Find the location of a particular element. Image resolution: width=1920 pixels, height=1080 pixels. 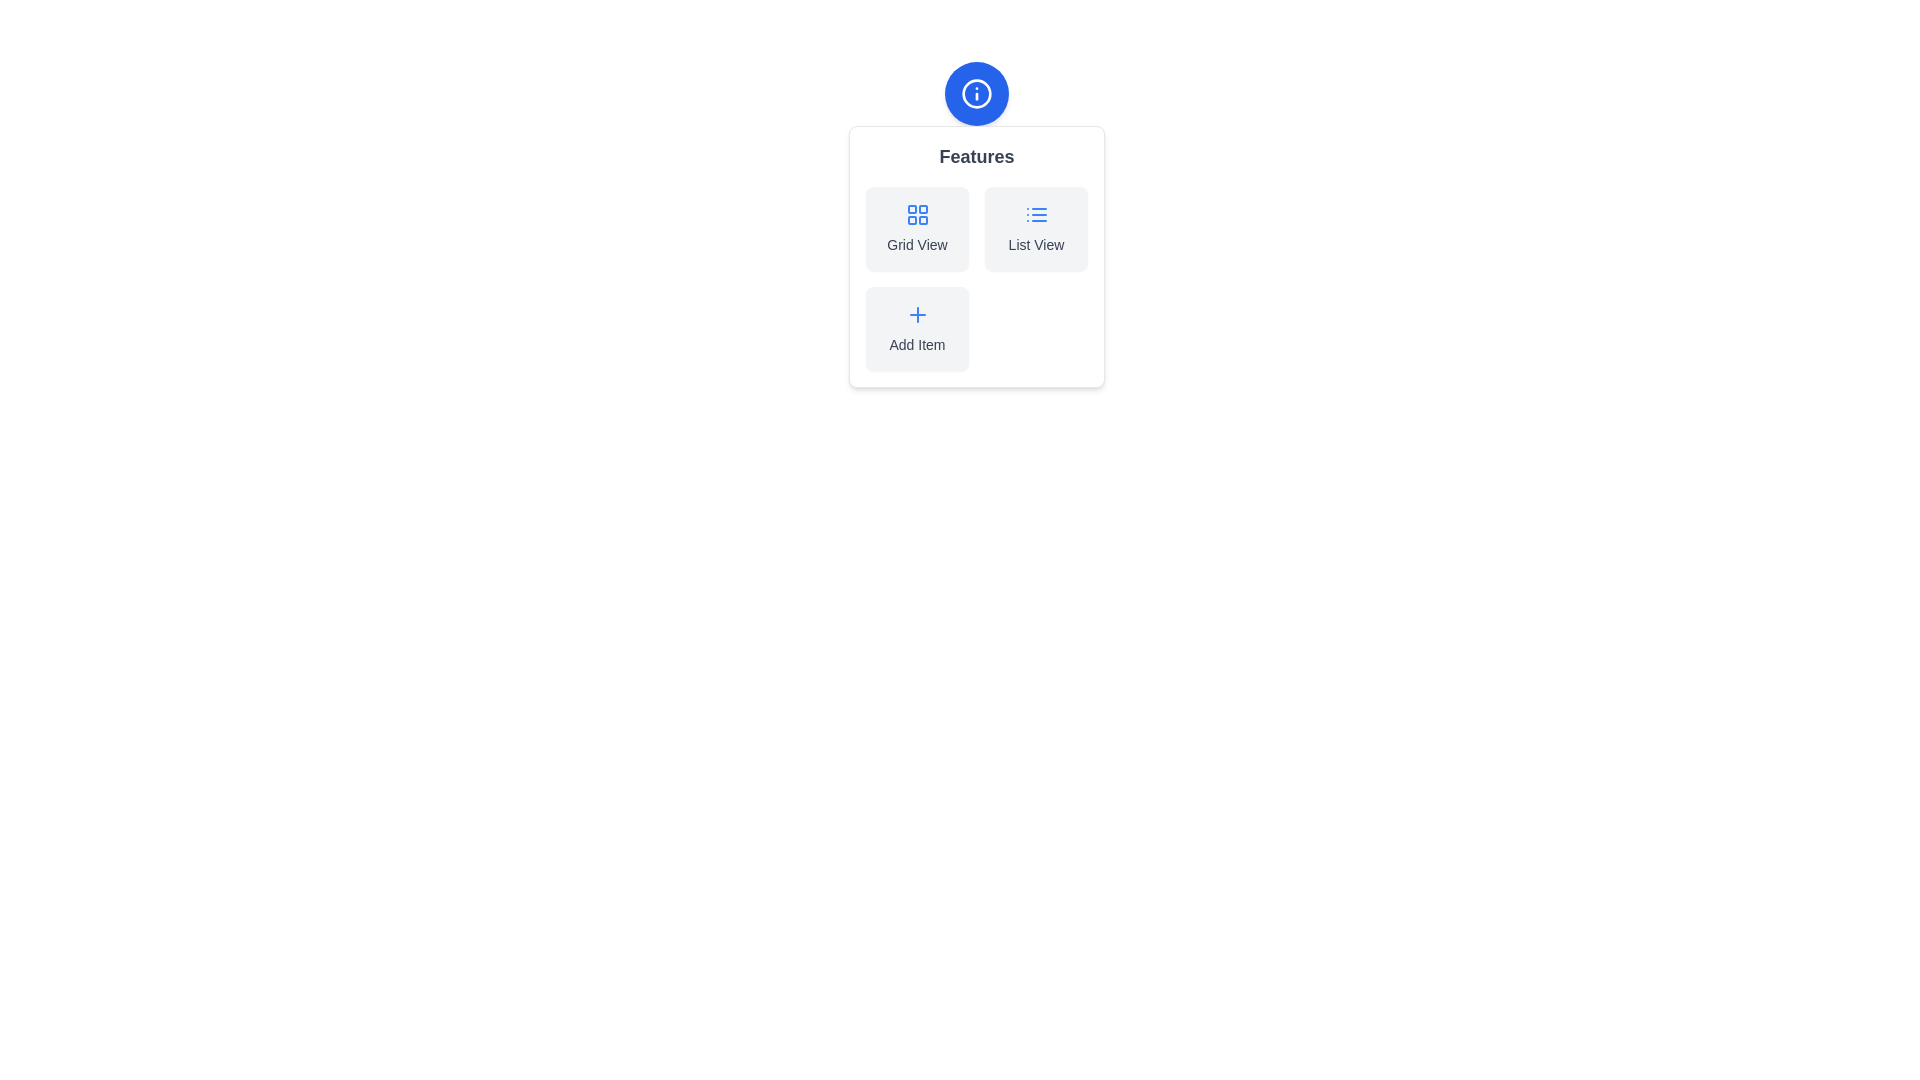

the 'Grid View' icon, which is a 2x2 grid of rectangles with a blue border and a white background, located above the 'Grid View' label is located at coordinates (916, 215).